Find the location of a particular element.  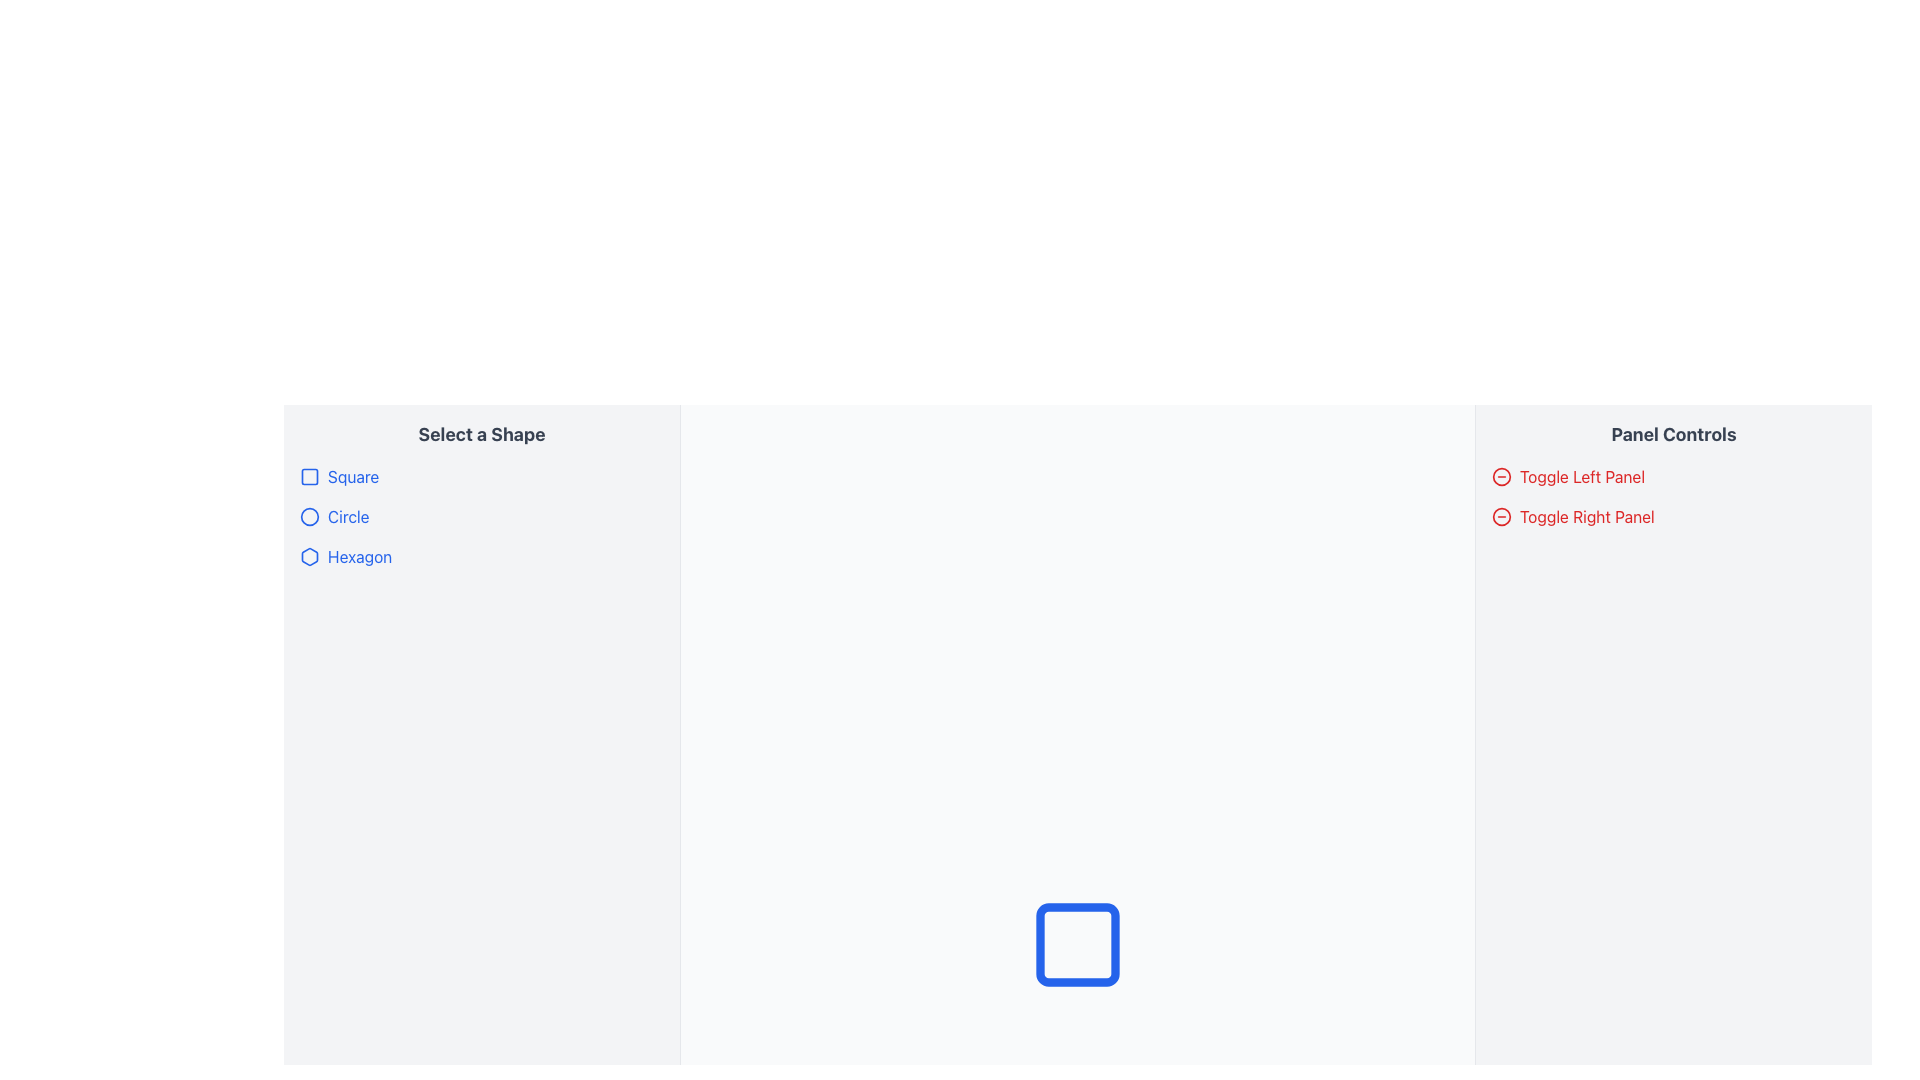

the Text label displaying 'Toggle Right Panel' styled in bold red font, located at the bottom of a set of two labeled controls in the top-right section of the interface is located at coordinates (1586, 515).